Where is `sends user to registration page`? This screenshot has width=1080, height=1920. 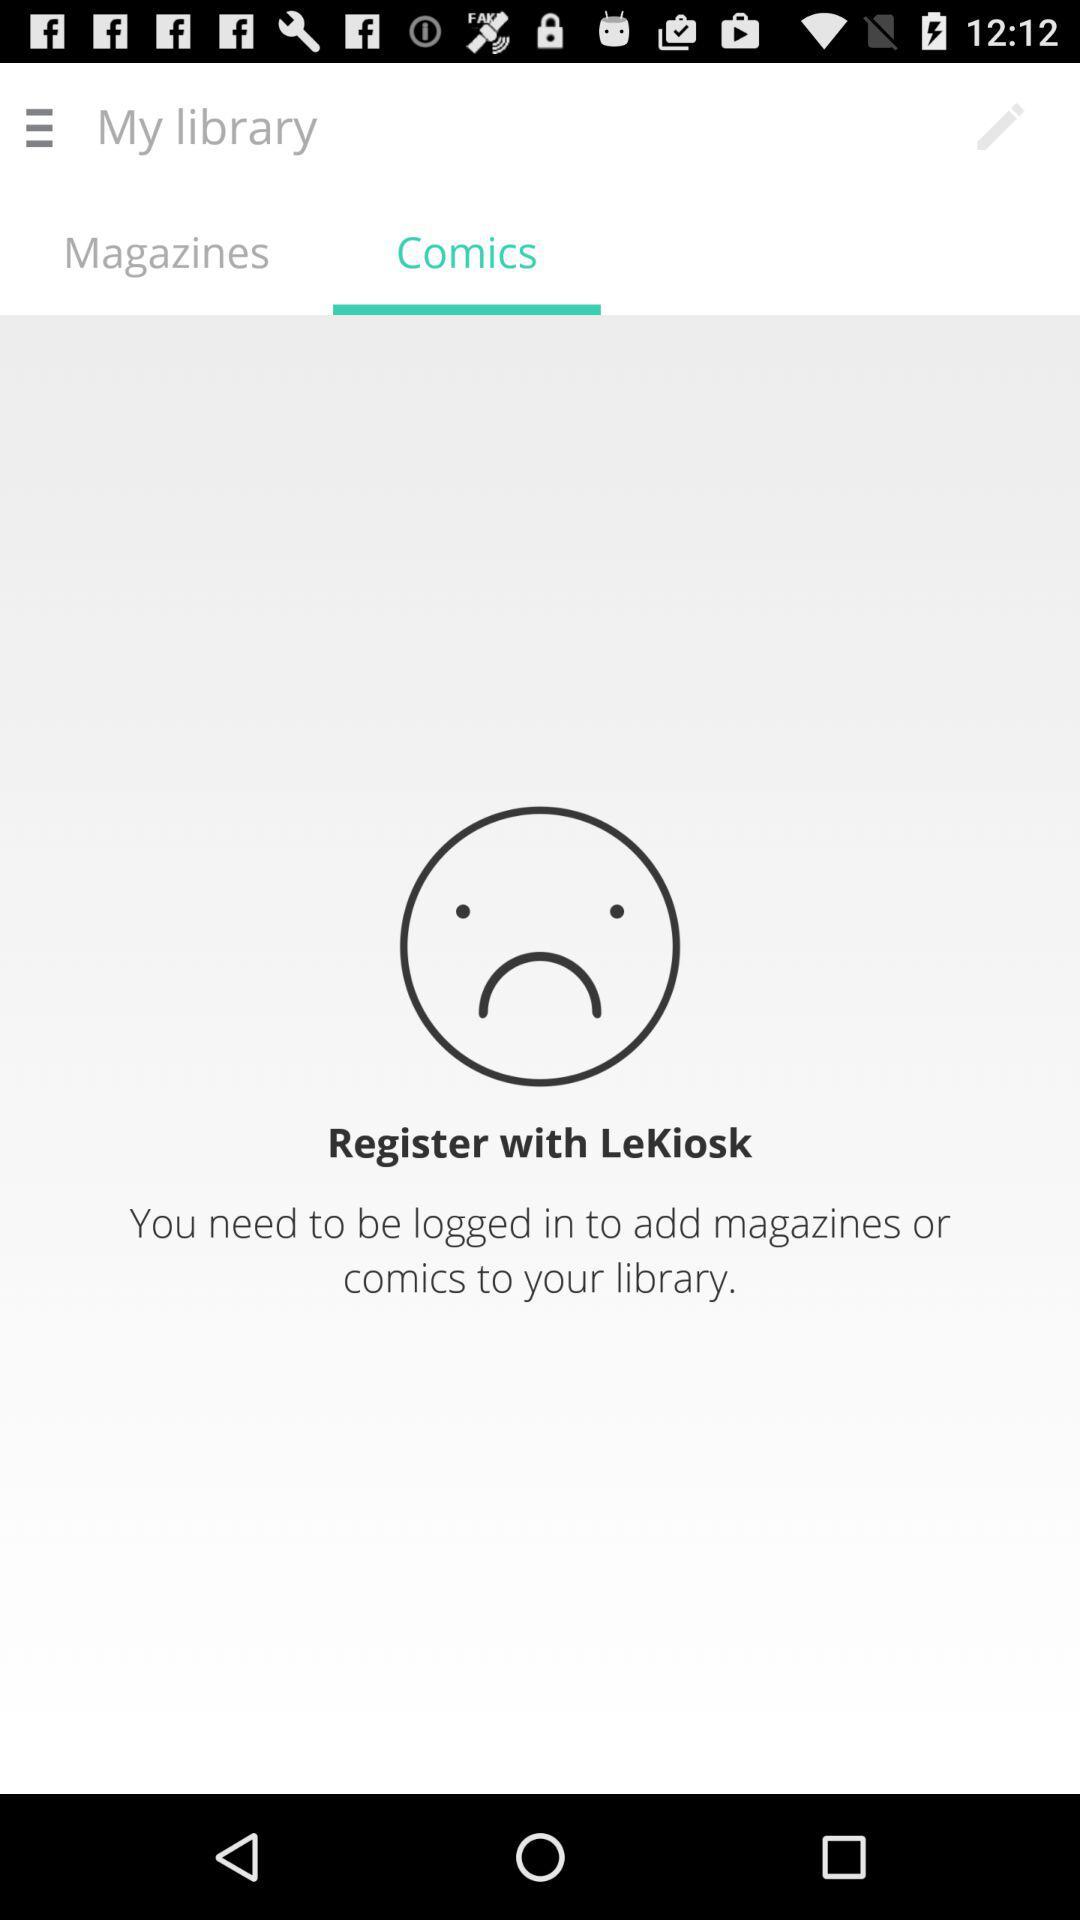 sends user to registration page is located at coordinates (540, 1053).